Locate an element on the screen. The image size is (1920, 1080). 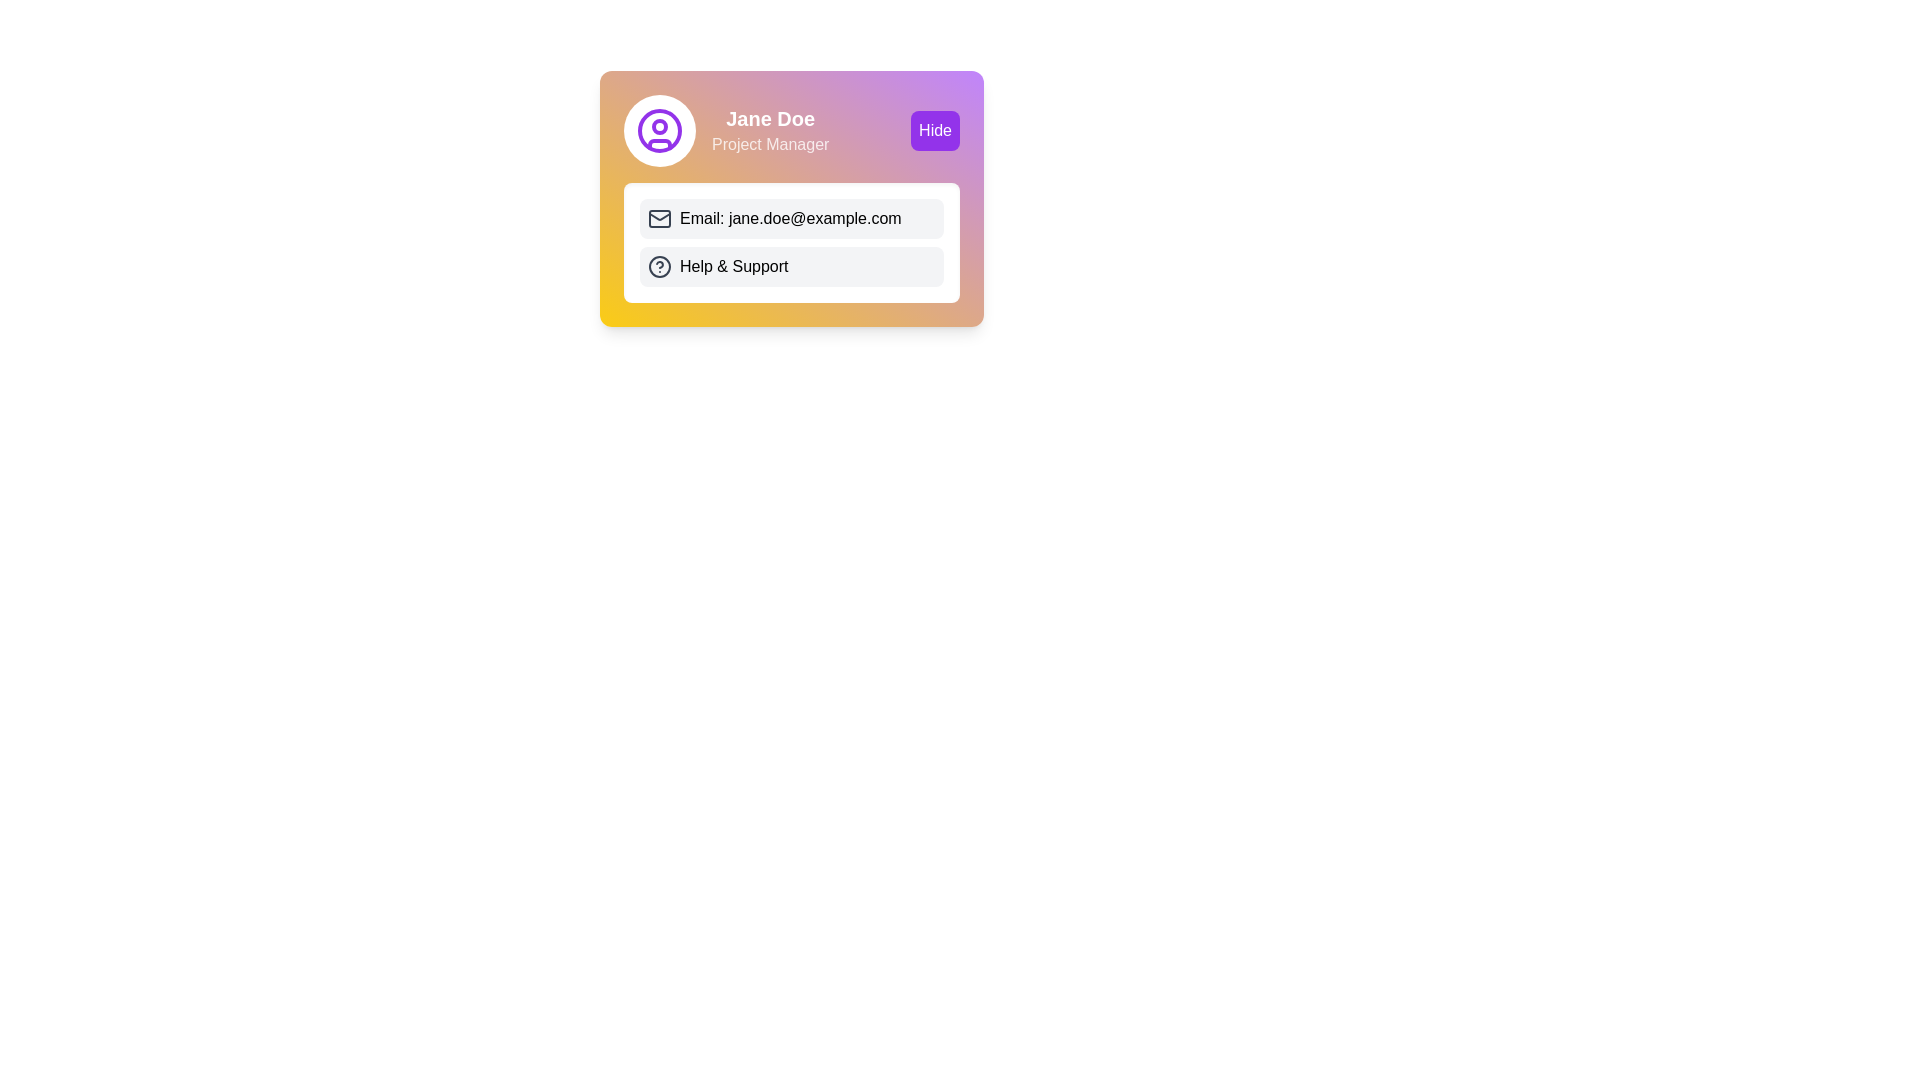
the circular SVG element located near the 'Help & Support' text in the bottom left of the interactive button is located at coordinates (660, 265).